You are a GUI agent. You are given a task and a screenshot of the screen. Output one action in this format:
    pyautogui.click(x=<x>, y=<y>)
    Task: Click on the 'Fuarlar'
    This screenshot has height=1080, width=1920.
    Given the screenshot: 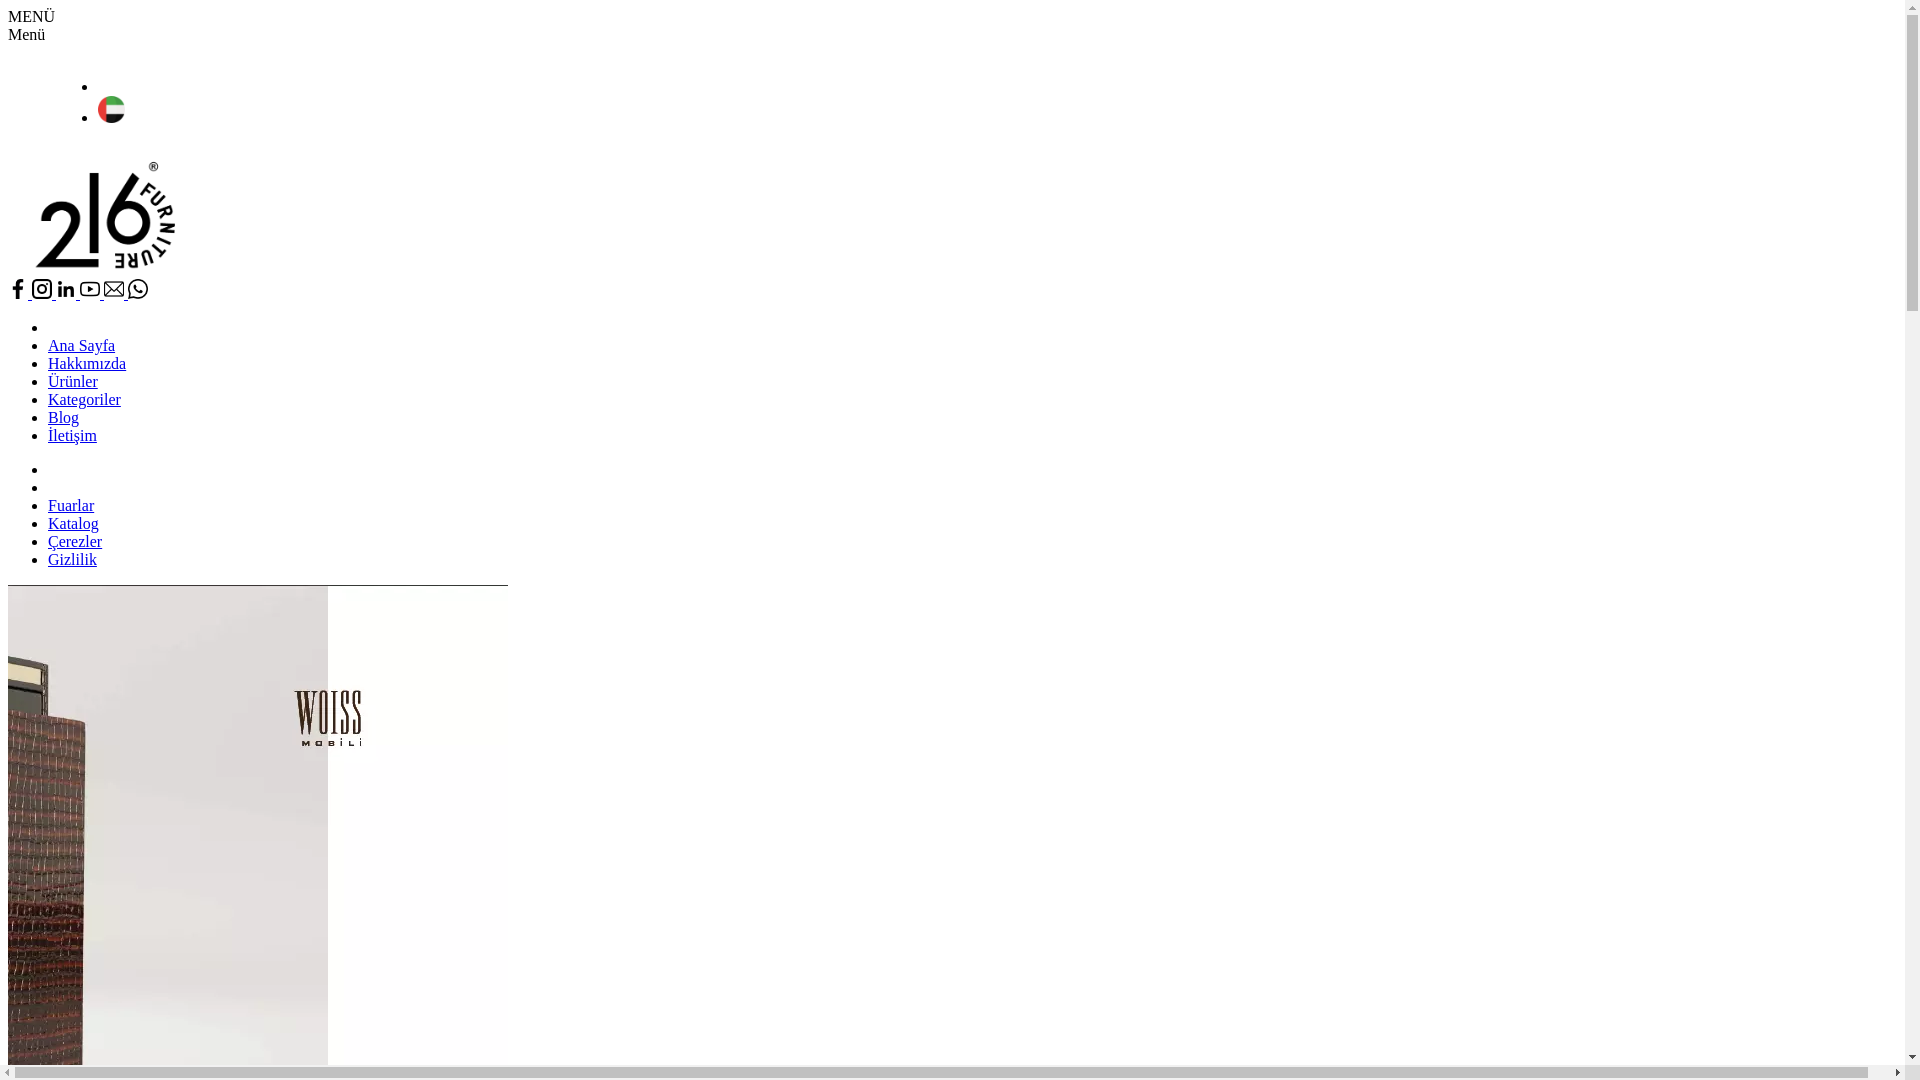 What is the action you would take?
    pyautogui.click(x=48, y=504)
    